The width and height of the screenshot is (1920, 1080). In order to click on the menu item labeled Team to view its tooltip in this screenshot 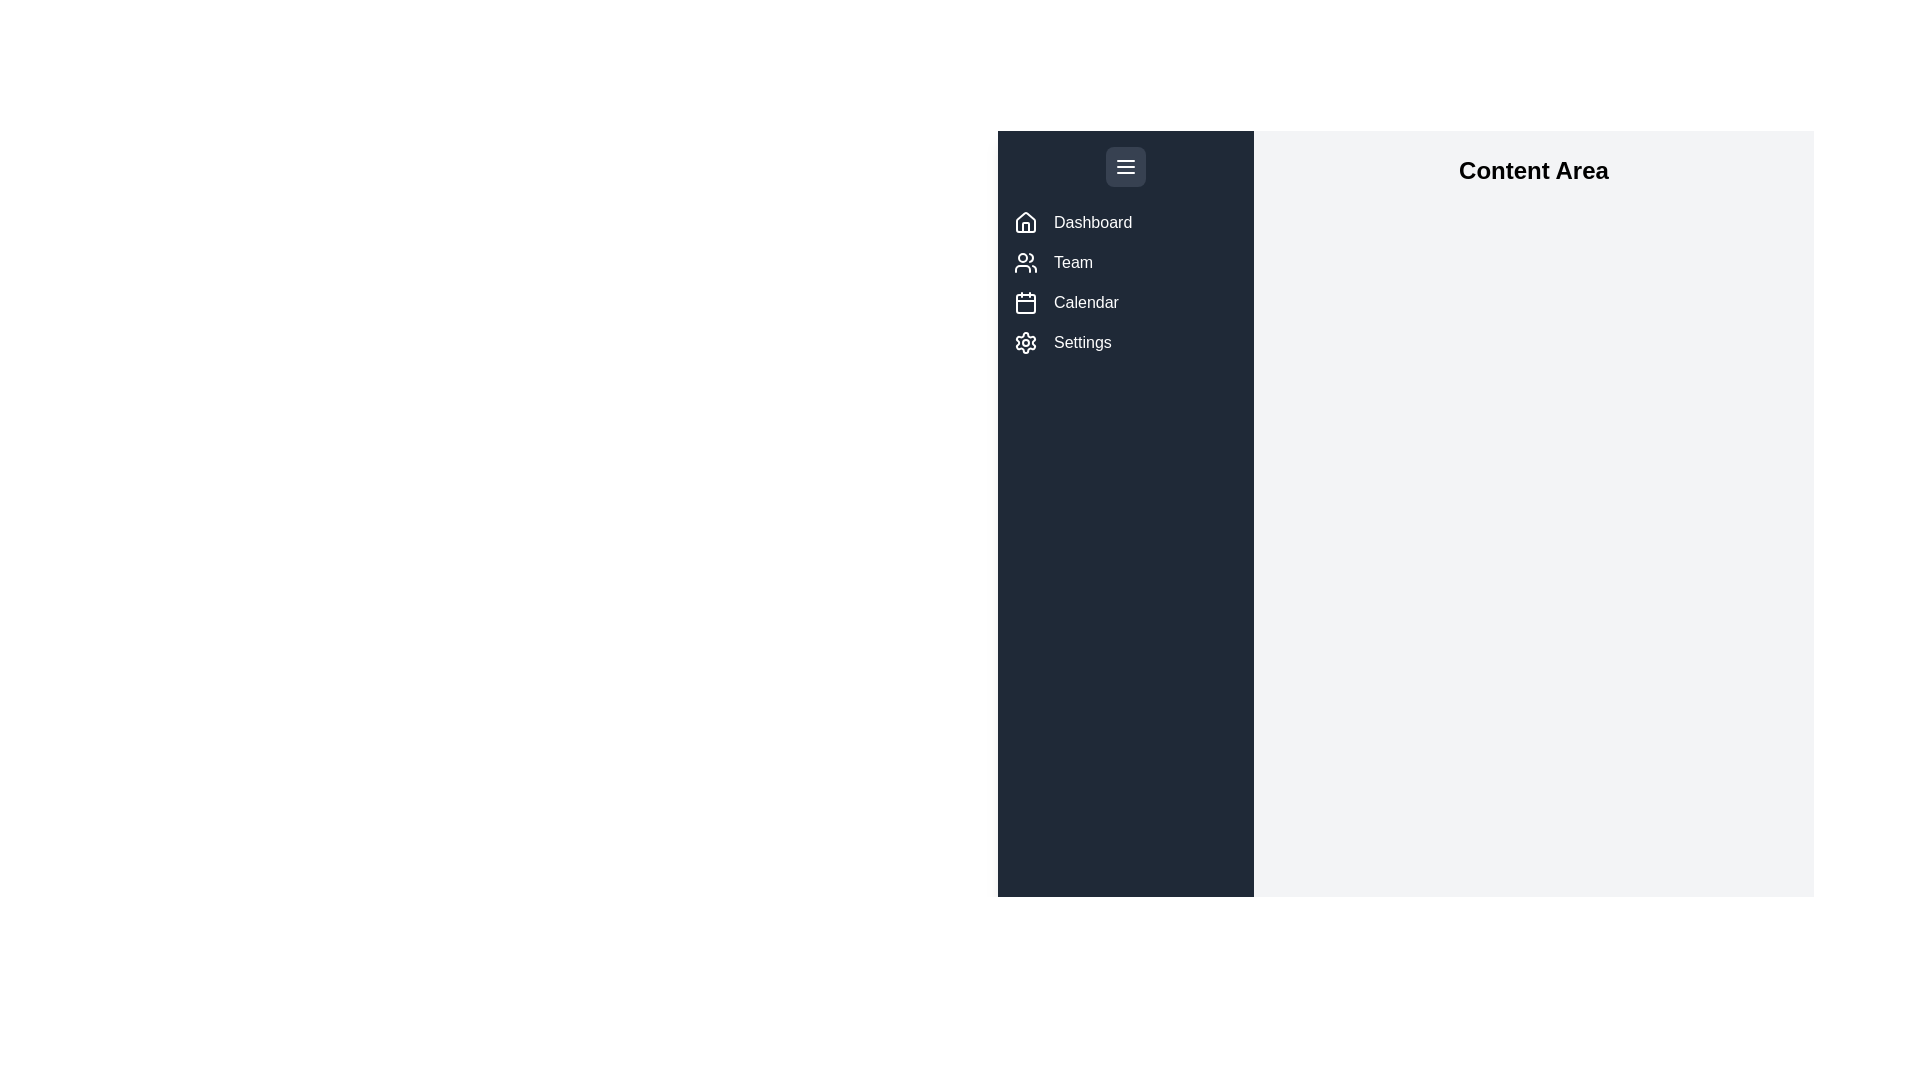, I will do `click(1026, 261)`.